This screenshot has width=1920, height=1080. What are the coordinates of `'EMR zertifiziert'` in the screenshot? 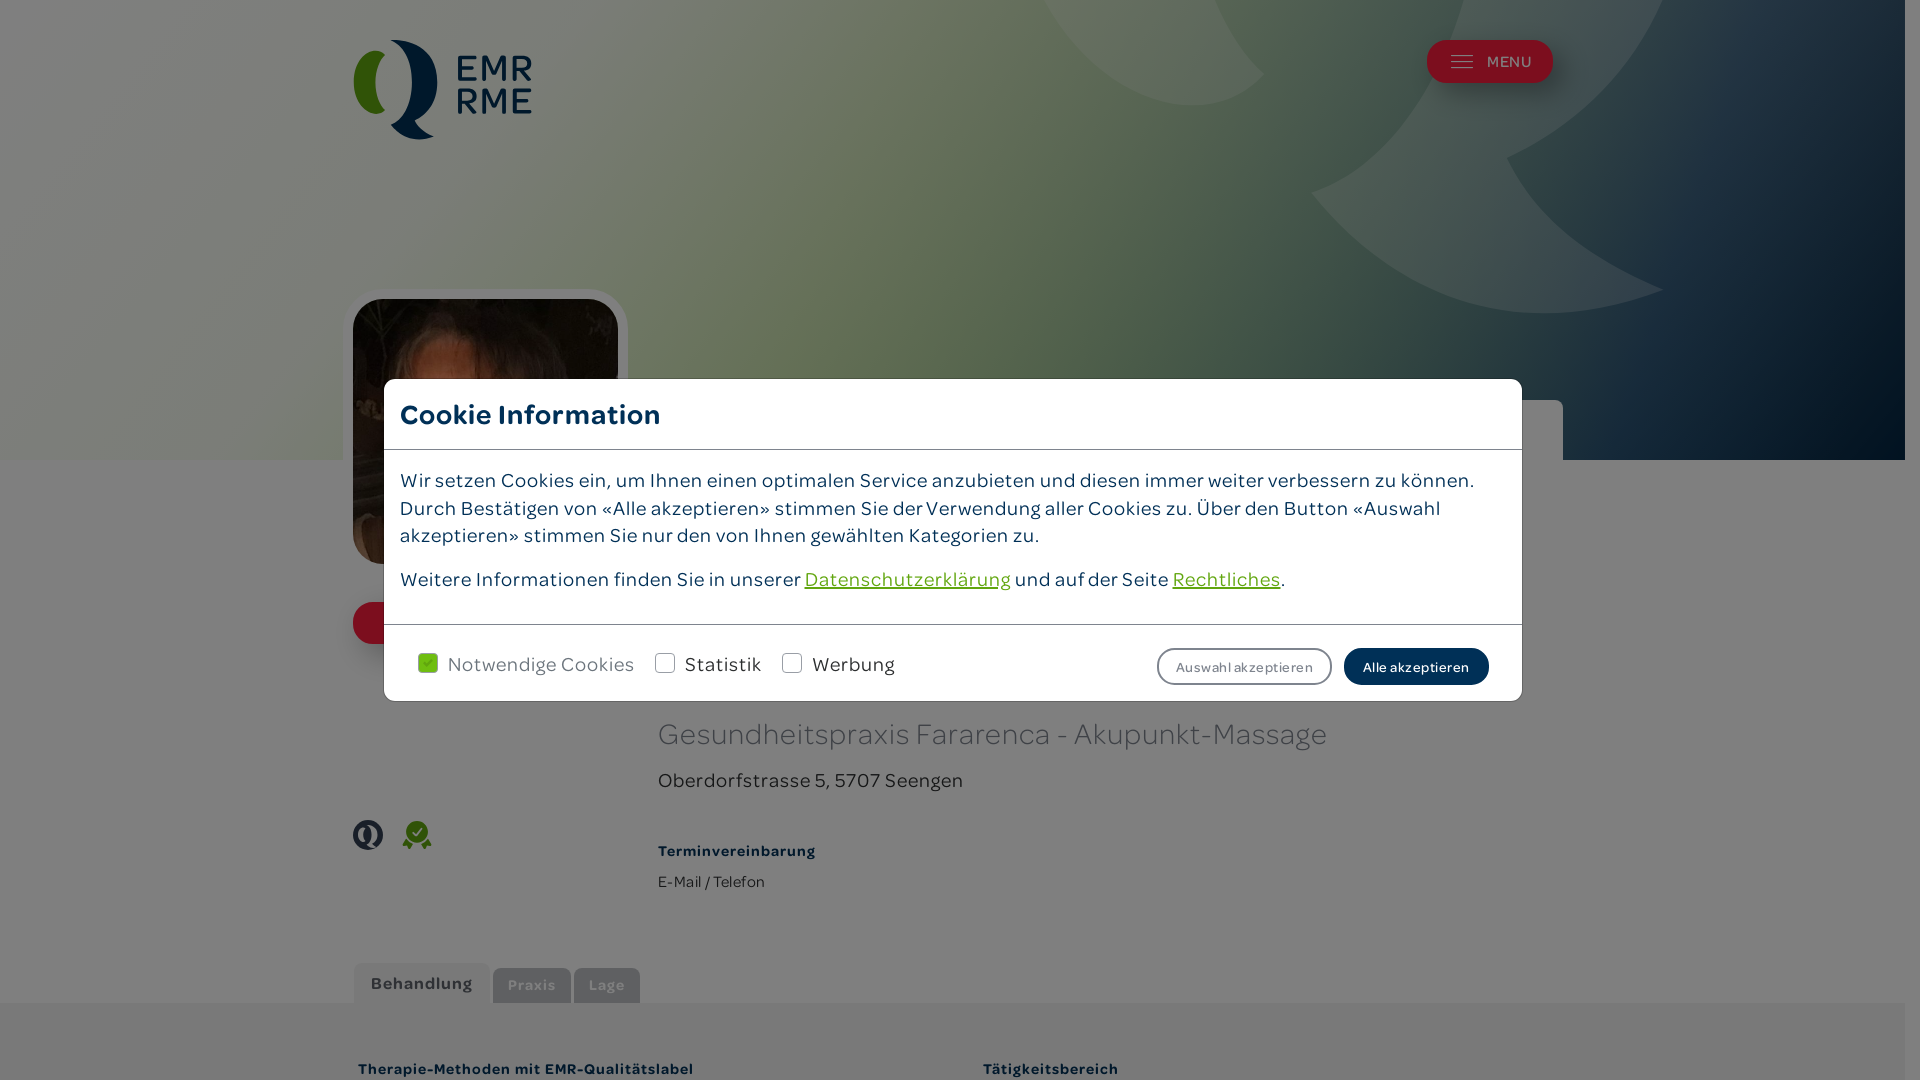 It's located at (366, 834).